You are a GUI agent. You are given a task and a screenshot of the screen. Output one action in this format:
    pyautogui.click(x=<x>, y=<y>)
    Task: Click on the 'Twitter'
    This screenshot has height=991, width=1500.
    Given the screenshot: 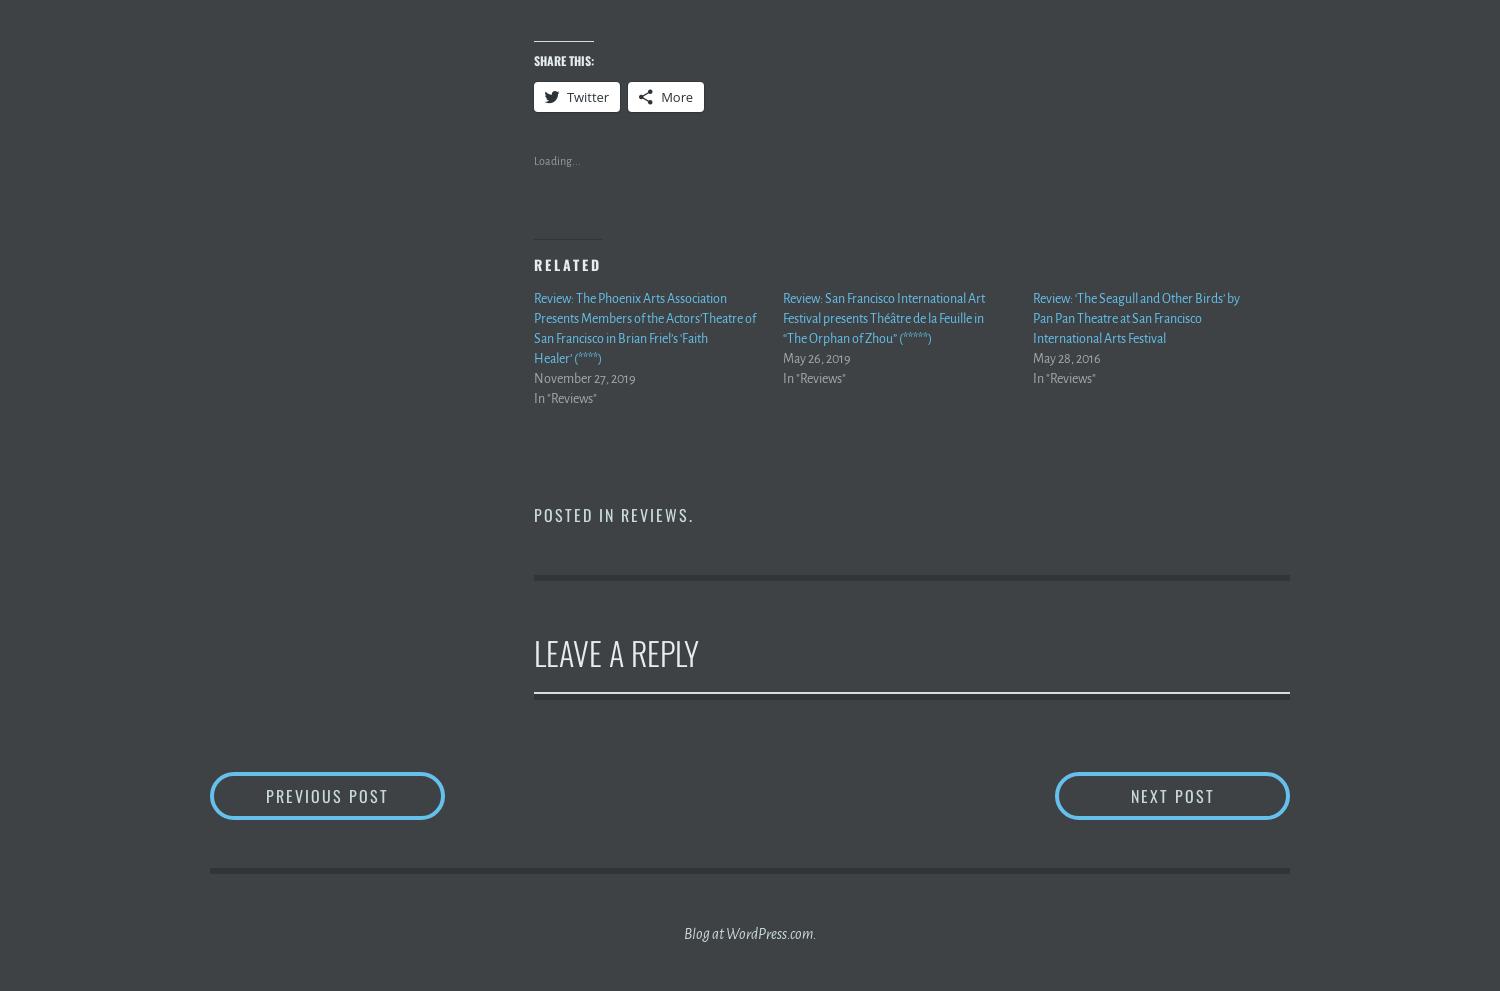 What is the action you would take?
    pyautogui.click(x=566, y=95)
    